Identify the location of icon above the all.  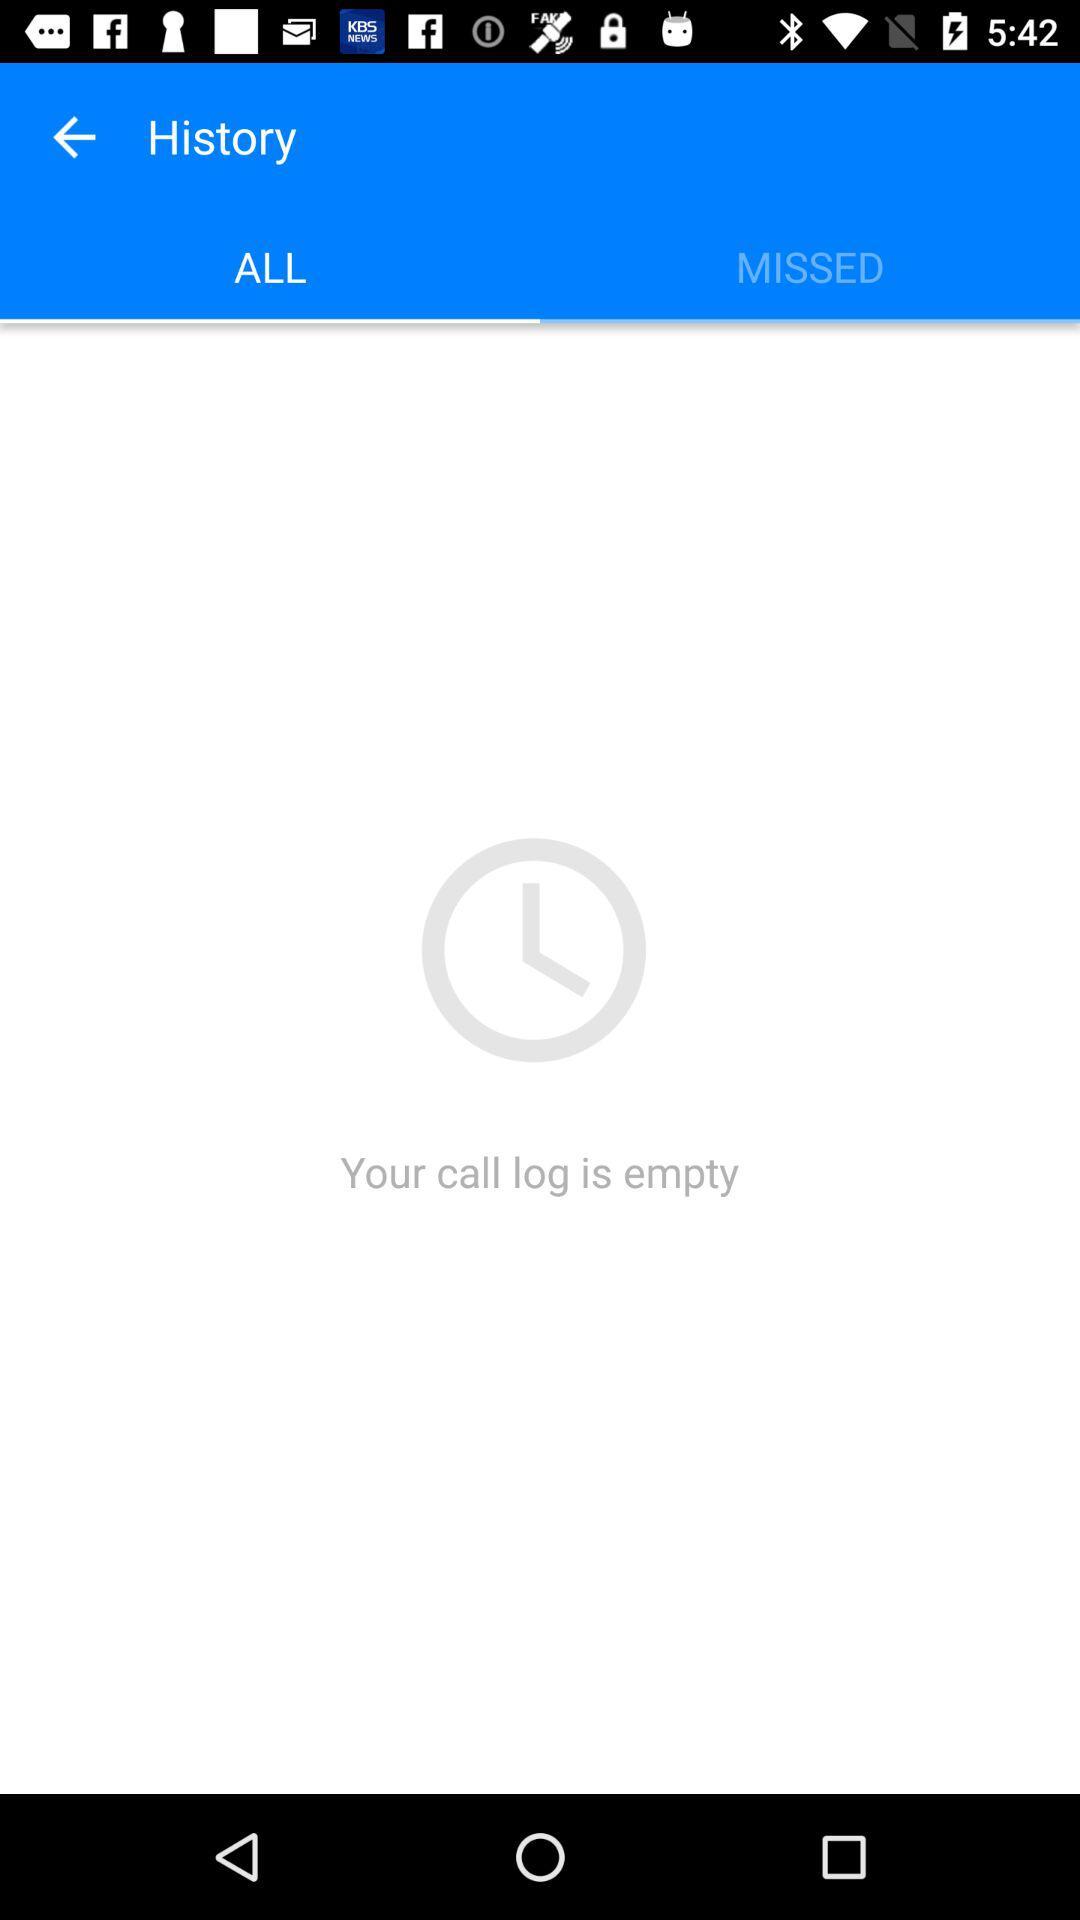
(72, 135).